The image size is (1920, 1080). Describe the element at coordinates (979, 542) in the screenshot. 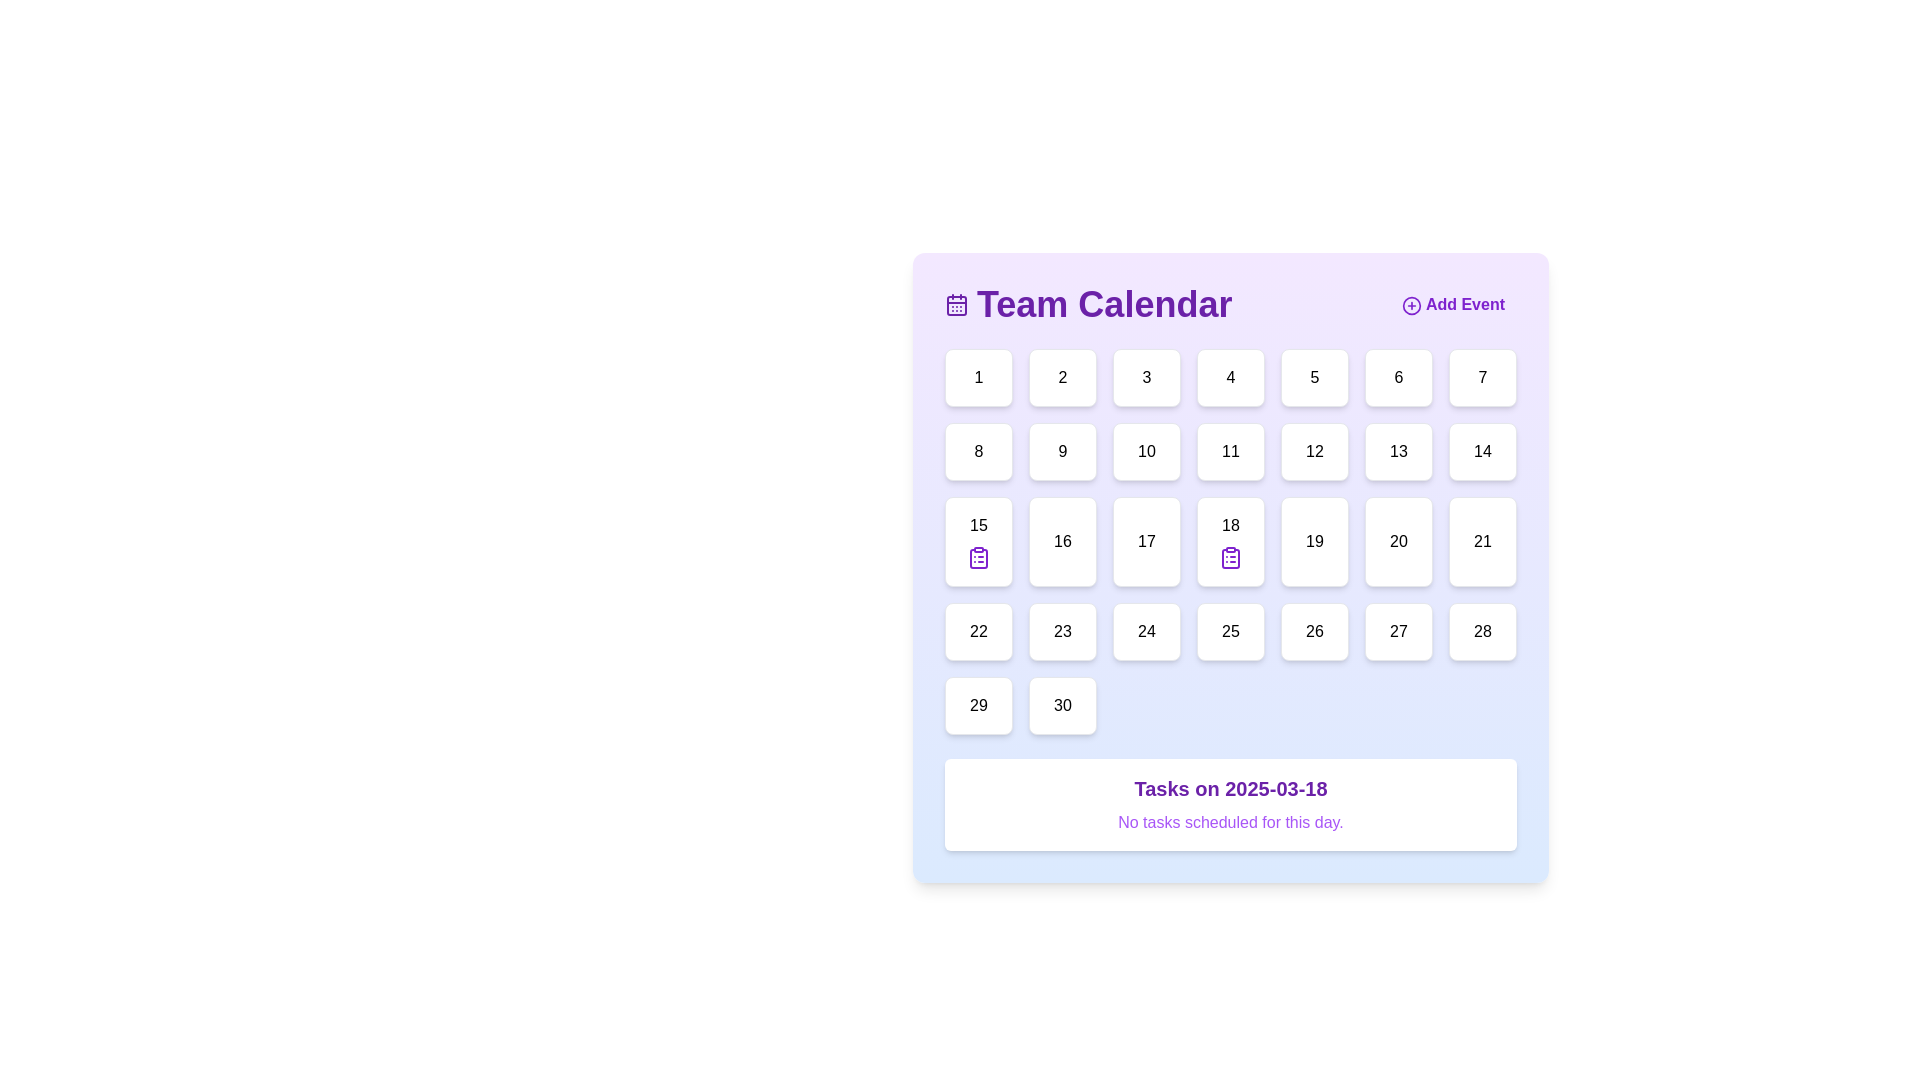

I see `the Calendar Date Box containing the date '15'` at that location.